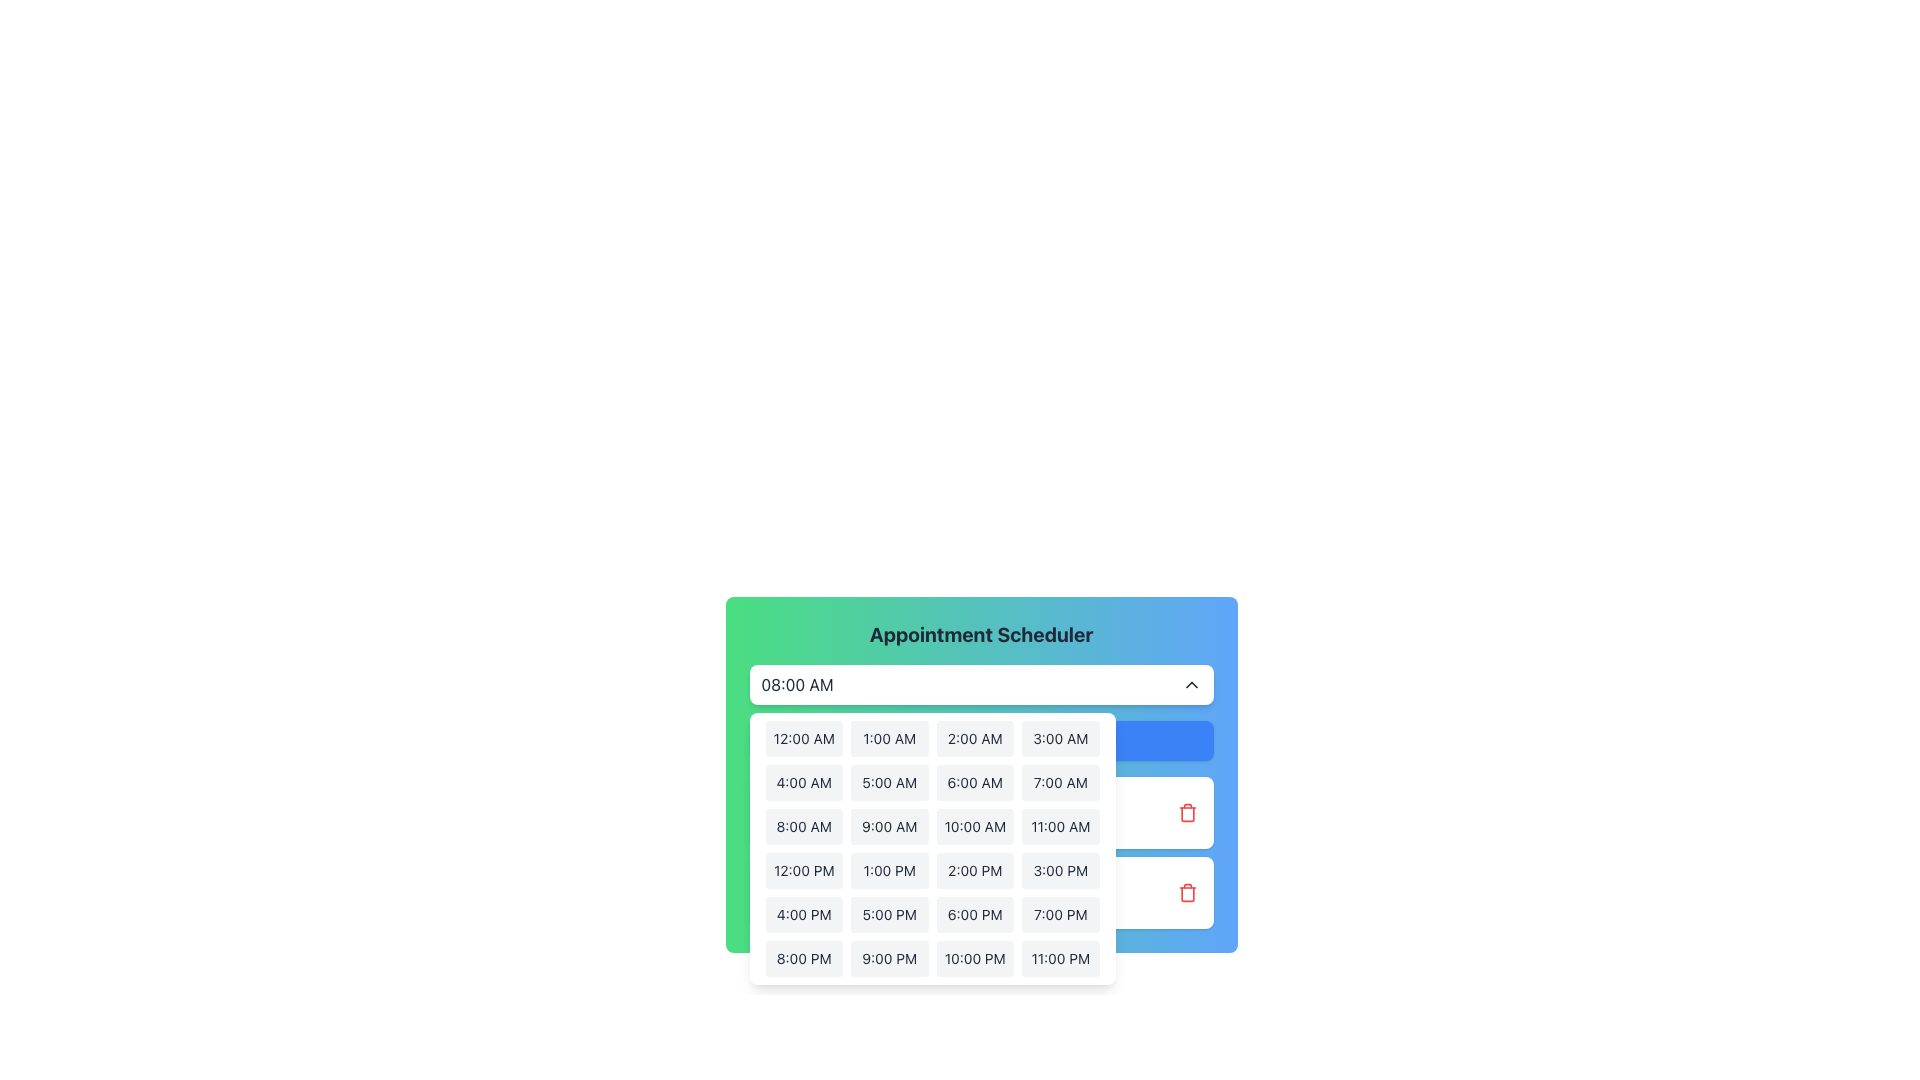 The height and width of the screenshot is (1080, 1920). What do you see at coordinates (1187, 892) in the screenshot?
I see `the red trash icon` at bounding box center [1187, 892].